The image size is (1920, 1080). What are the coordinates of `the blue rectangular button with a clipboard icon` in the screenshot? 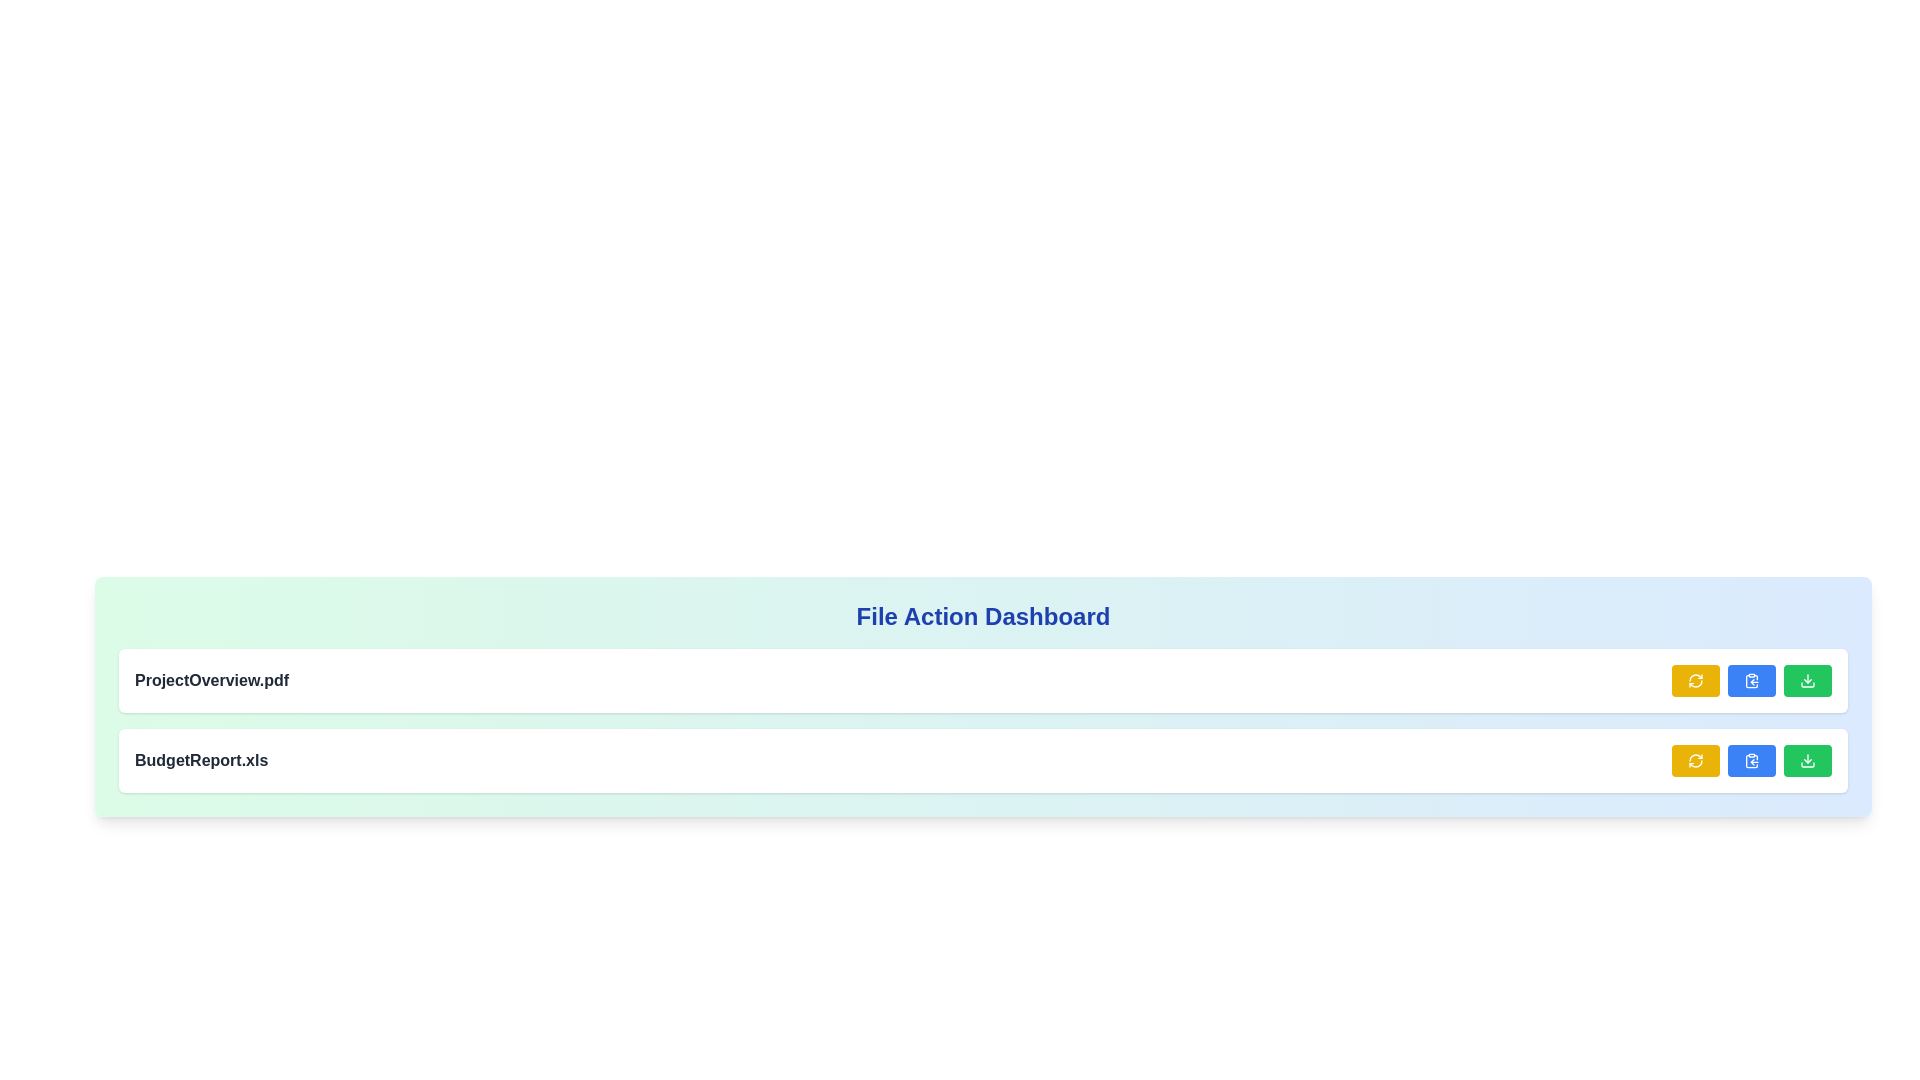 It's located at (1751, 760).